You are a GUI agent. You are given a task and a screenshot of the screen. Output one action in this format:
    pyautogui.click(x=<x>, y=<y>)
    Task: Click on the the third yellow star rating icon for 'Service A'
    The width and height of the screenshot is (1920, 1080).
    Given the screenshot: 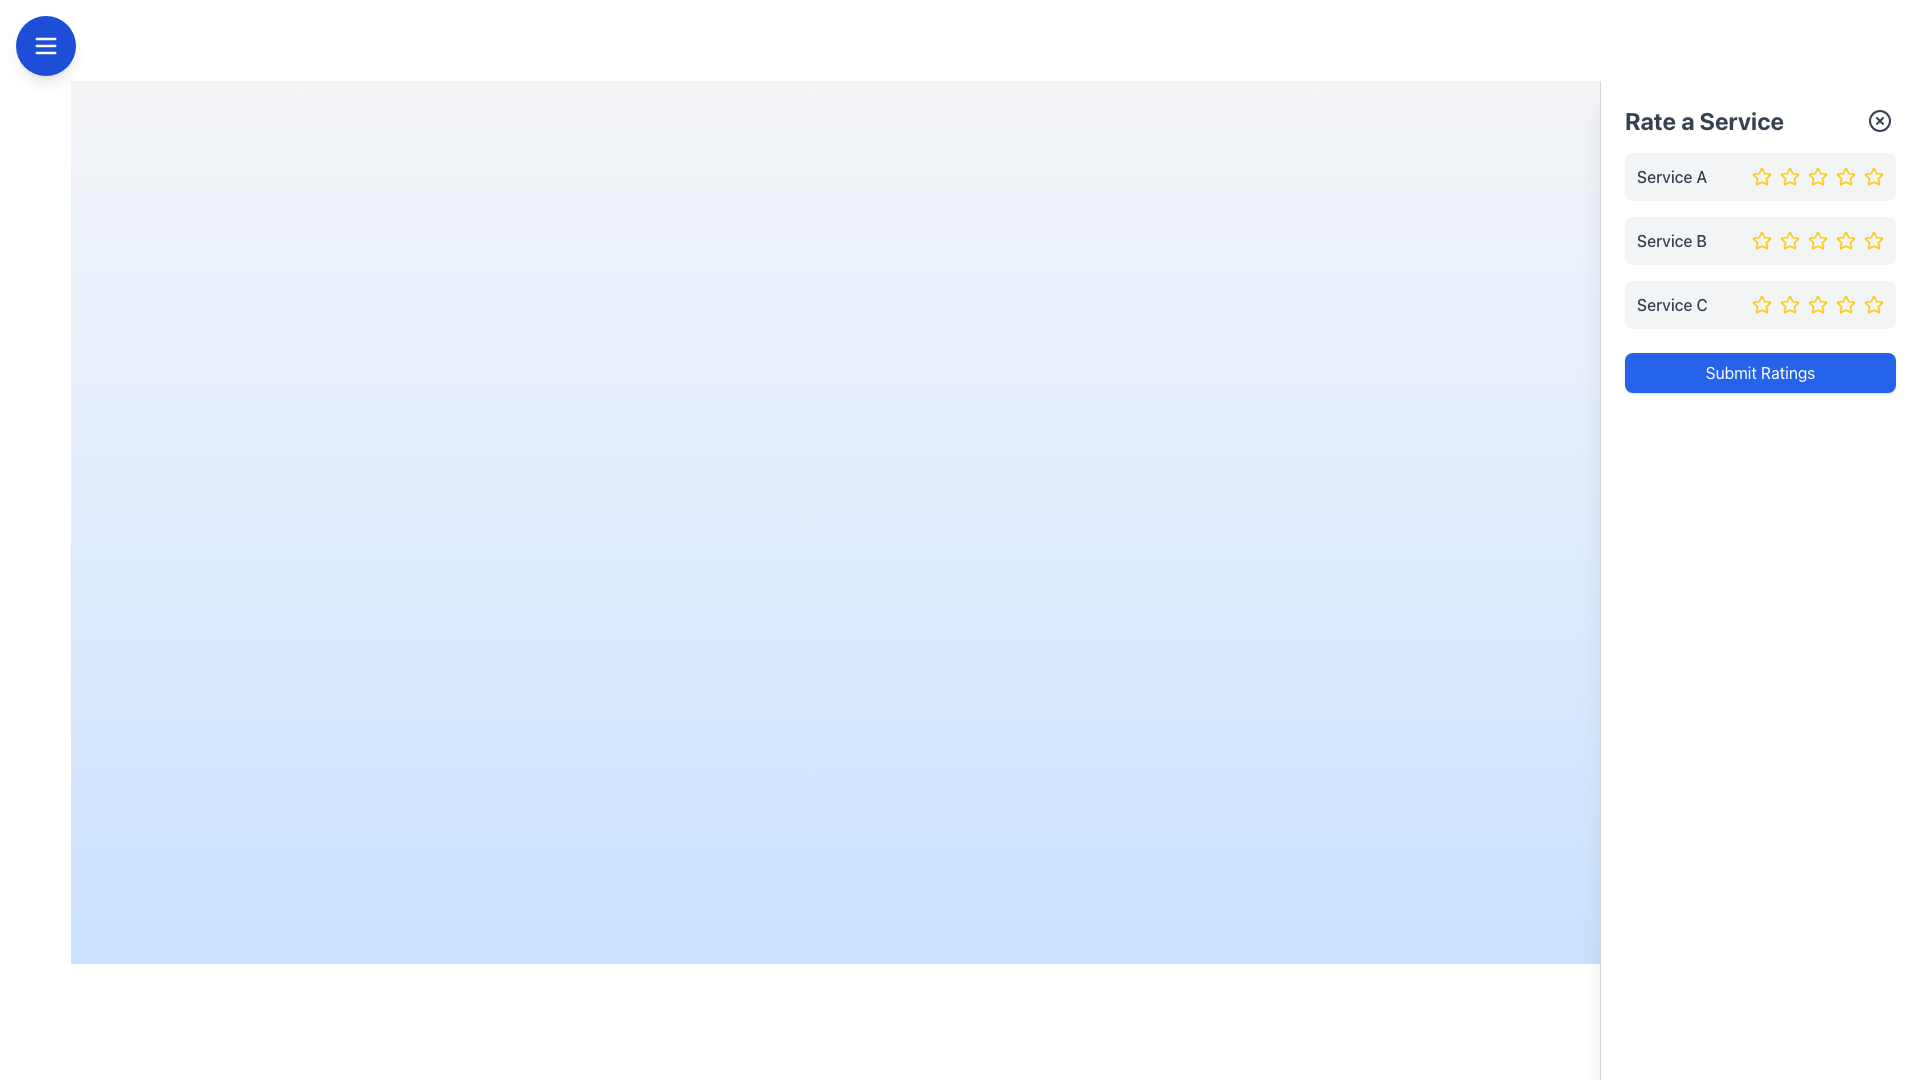 What is the action you would take?
    pyautogui.click(x=1818, y=176)
    